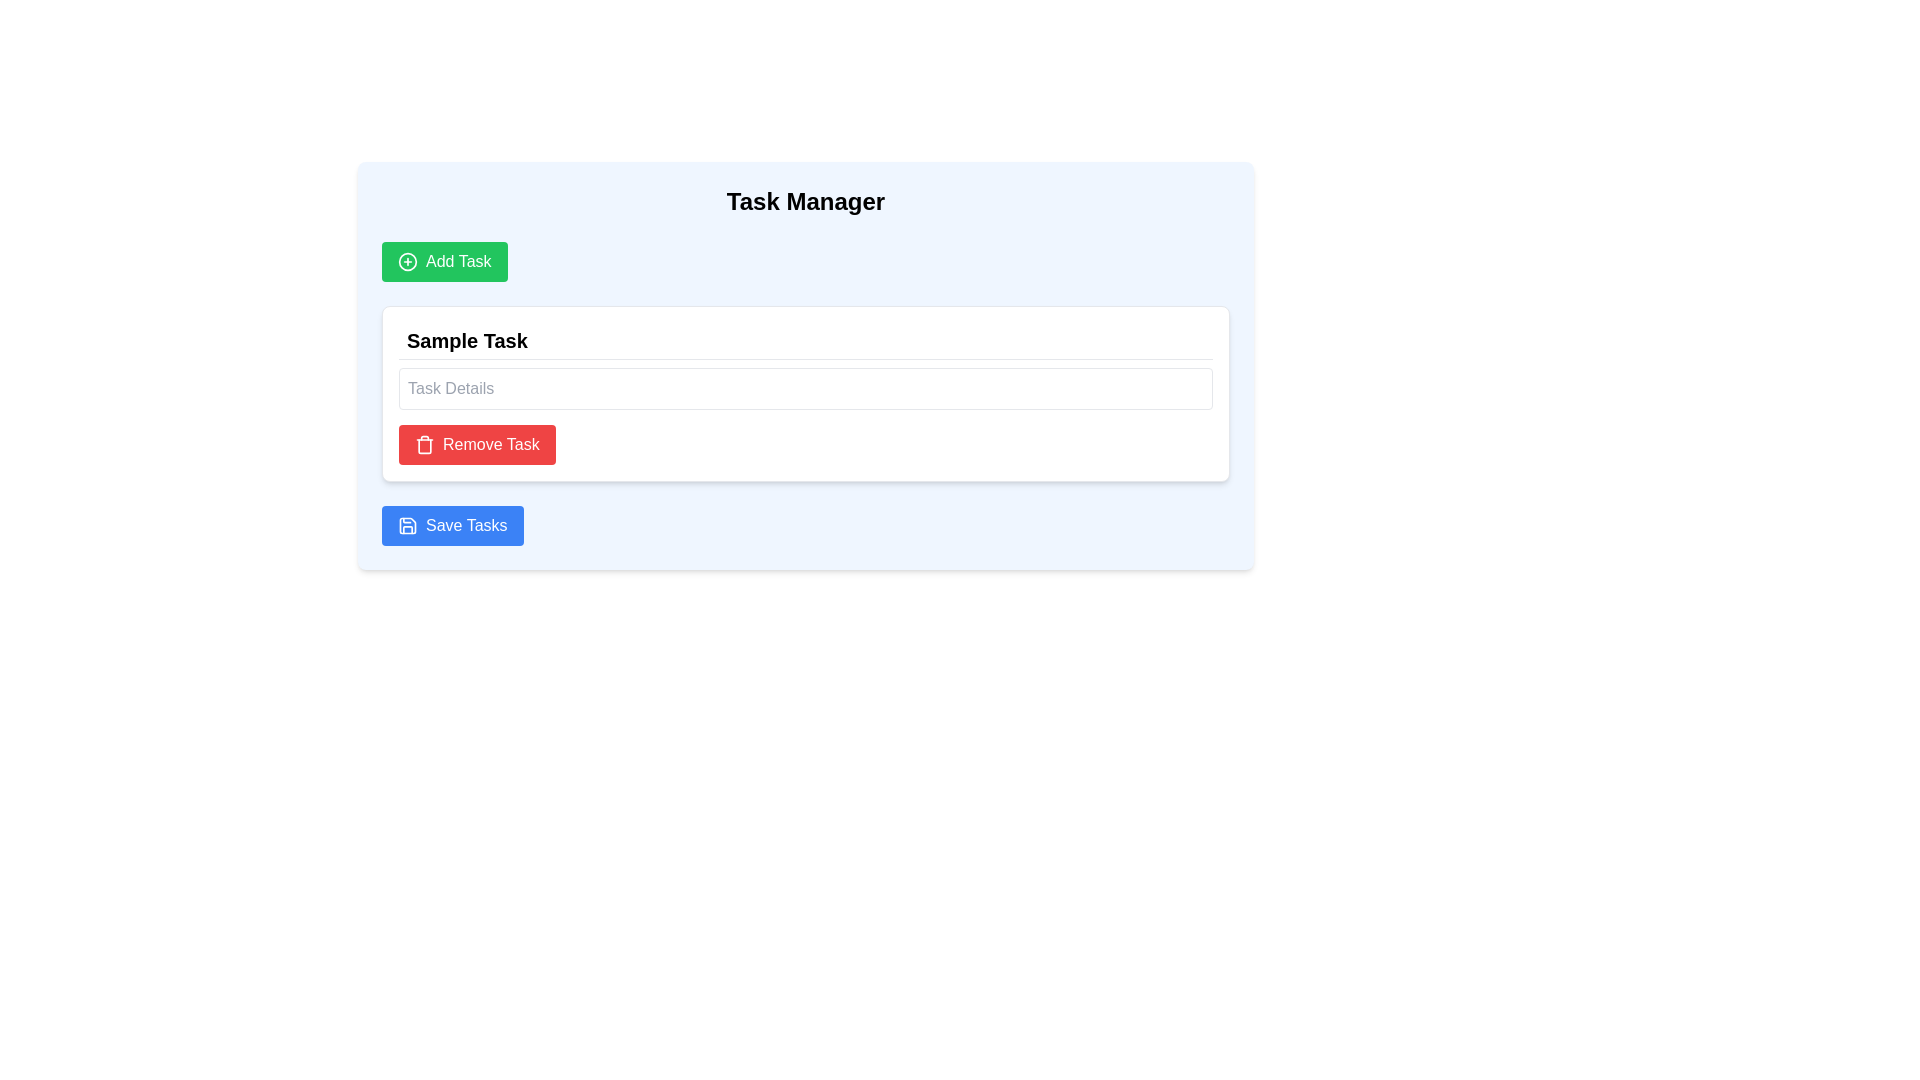  I want to click on the button located beneath the title 'Task Manager', so click(443, 261).